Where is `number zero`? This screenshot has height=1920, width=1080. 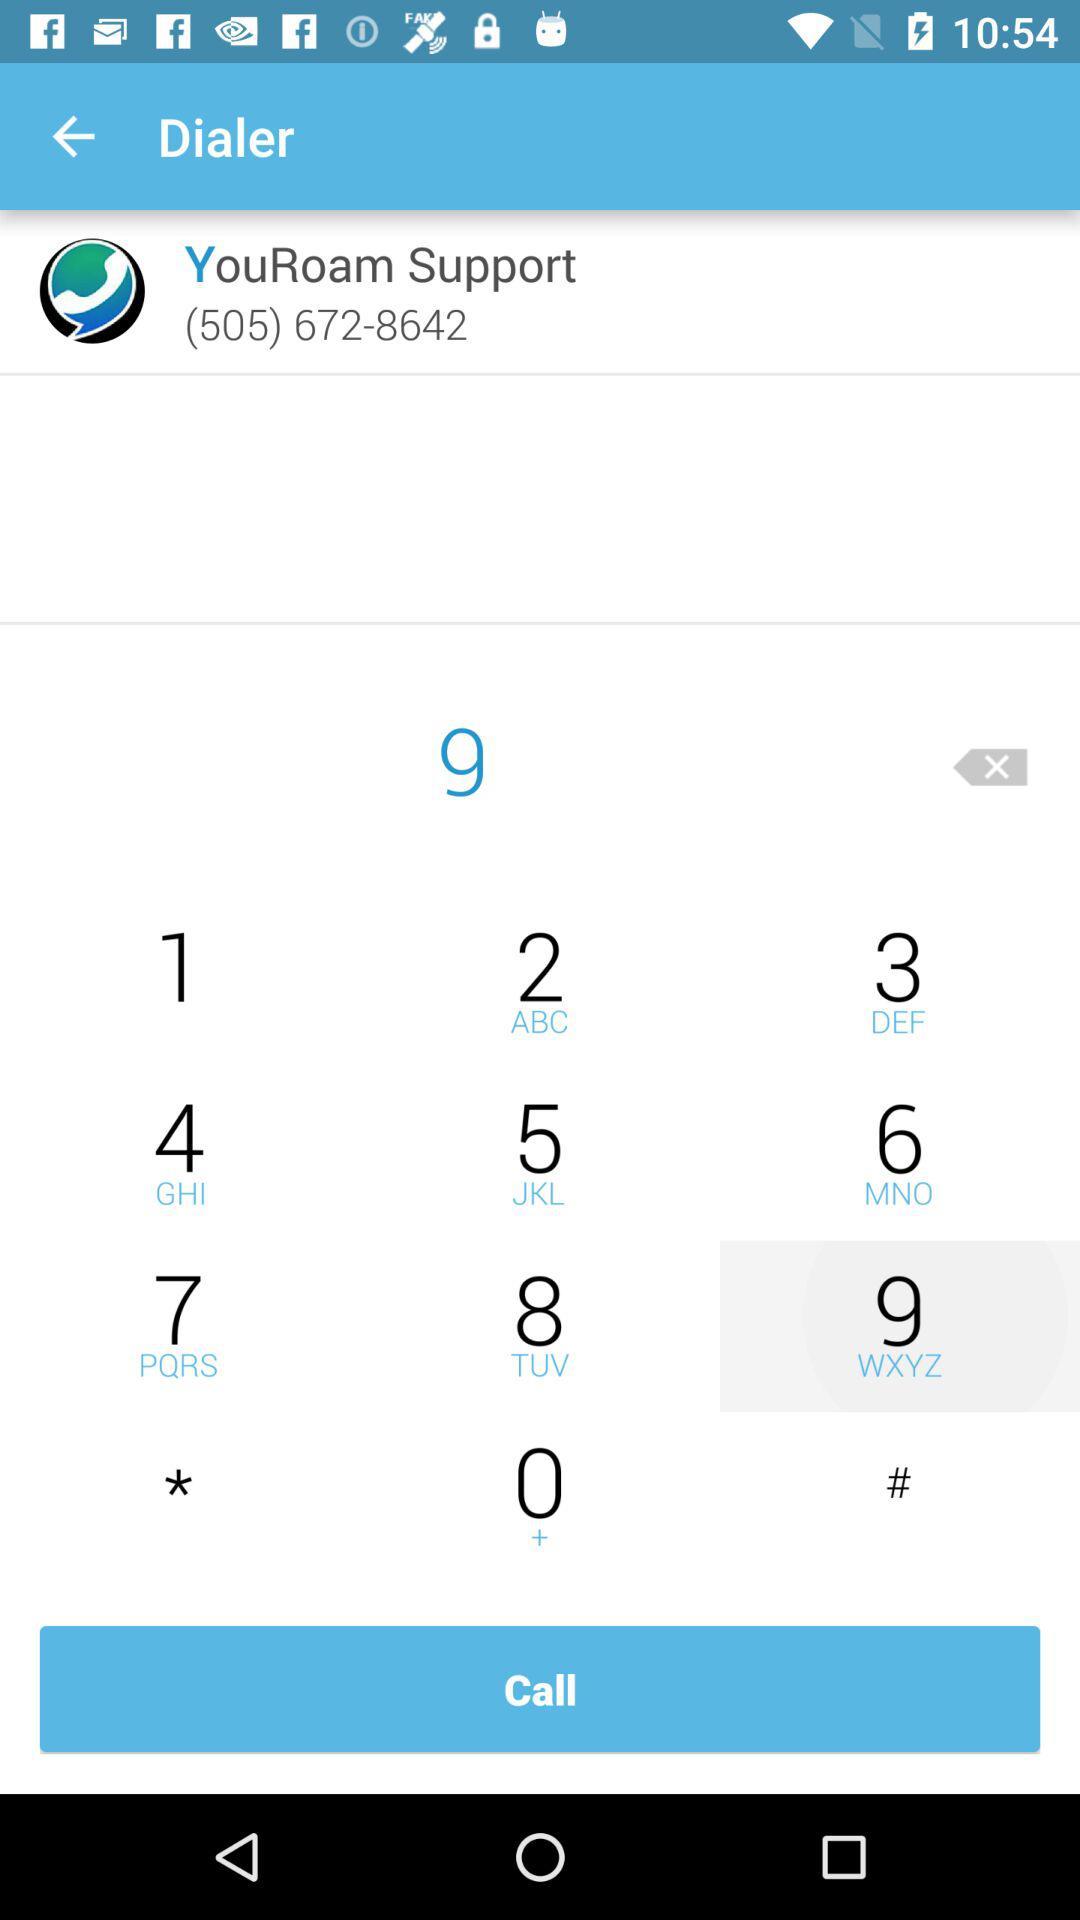 number zero is located at coordinates (540, 1498).